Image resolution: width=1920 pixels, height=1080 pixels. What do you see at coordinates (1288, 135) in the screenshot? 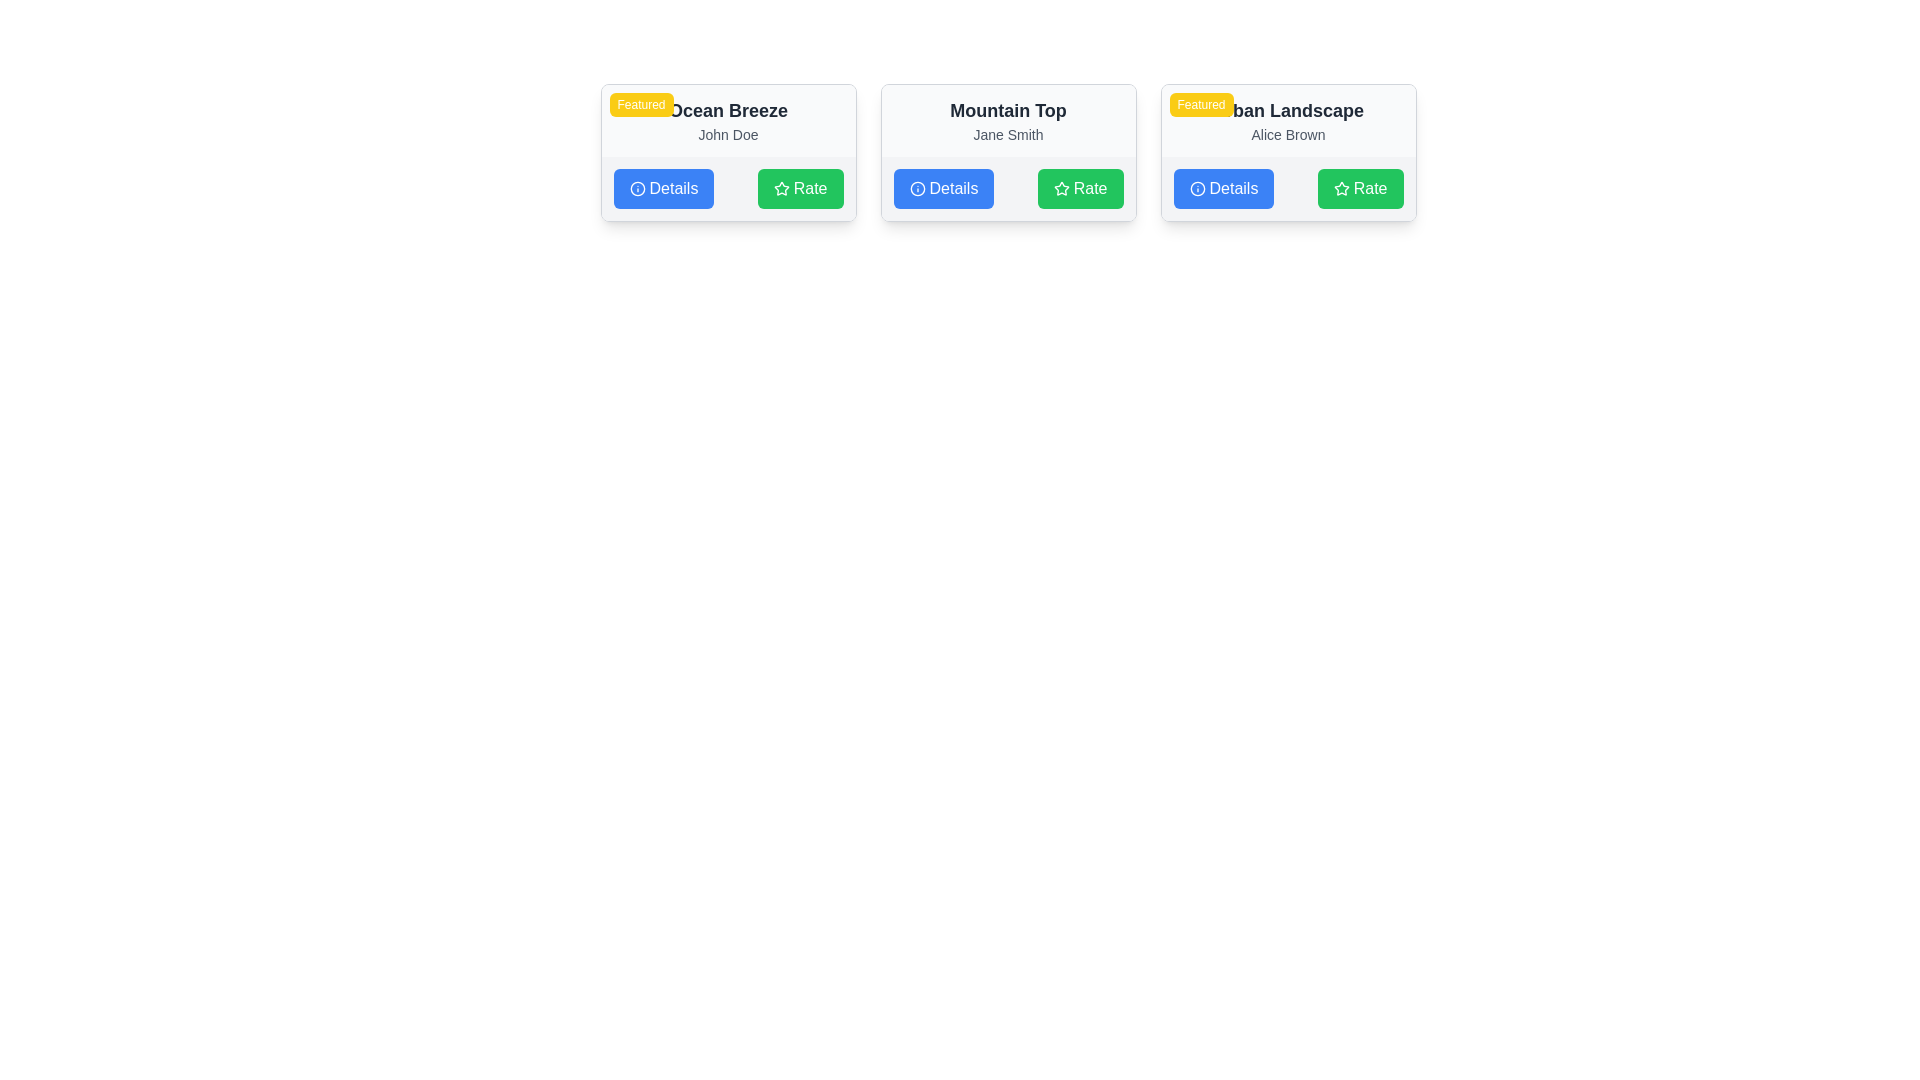
I see `the text label displaying 'Alice Brown' located beneath the title 'Urban Landscape' within the rightmost card of a horizontal arrangement` at bounding box center [1288, 135].